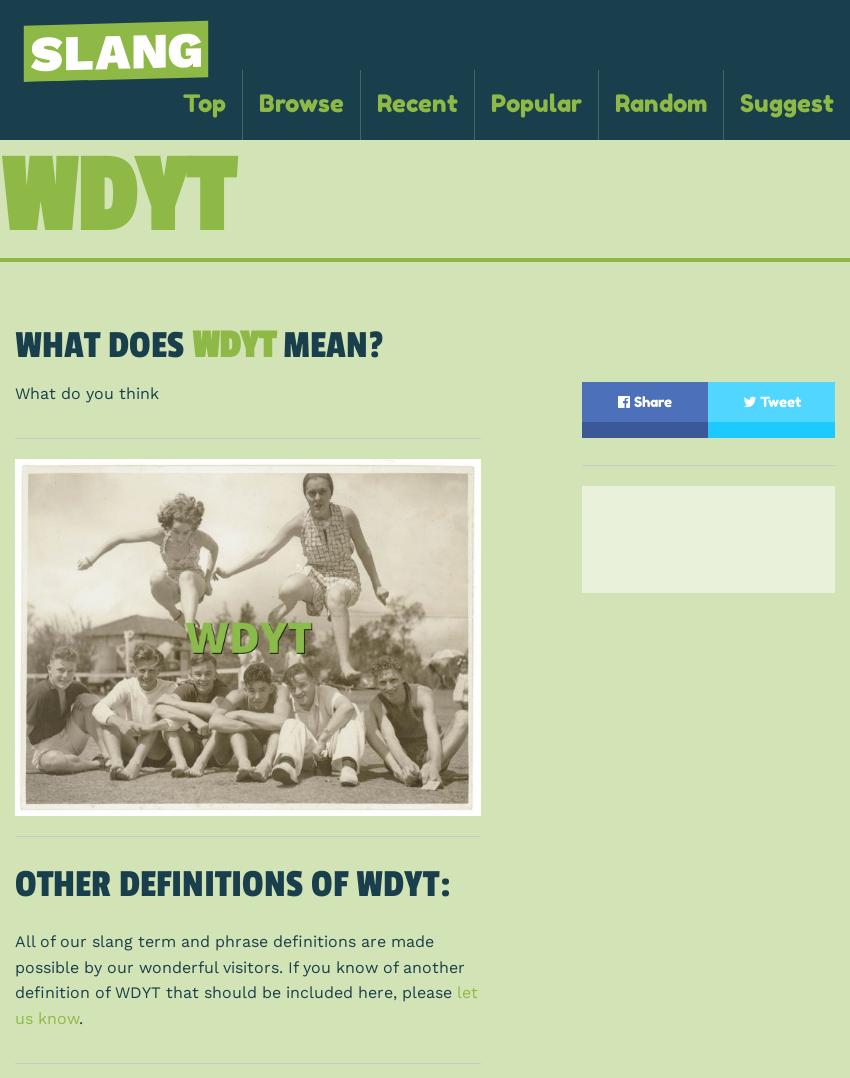 The image size is (850, 1078). What do you see at coordinates (246, 1004) in the screenshot?
I see `'let us know'` at bounding box center [246, 1004].